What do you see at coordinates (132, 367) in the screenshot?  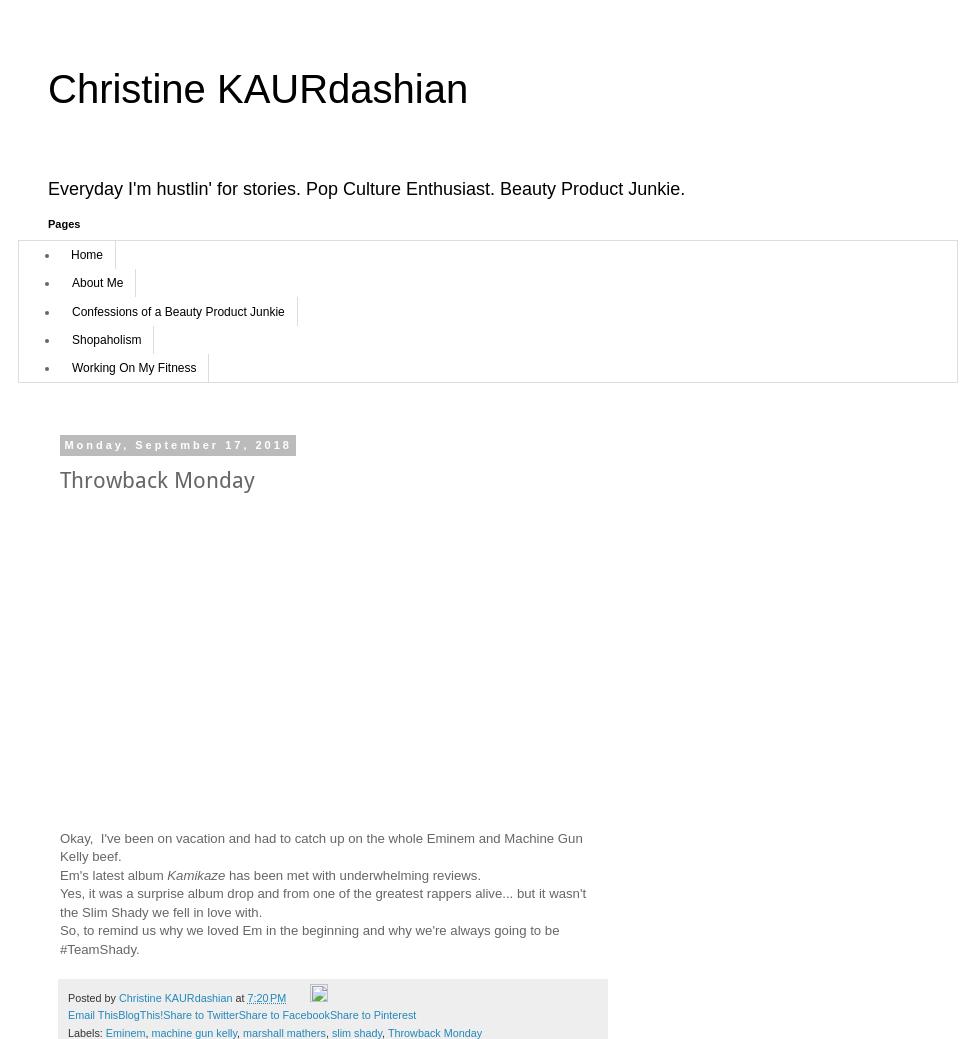 I see `'Working On My Fitness'` at bounding box center [132, 367].